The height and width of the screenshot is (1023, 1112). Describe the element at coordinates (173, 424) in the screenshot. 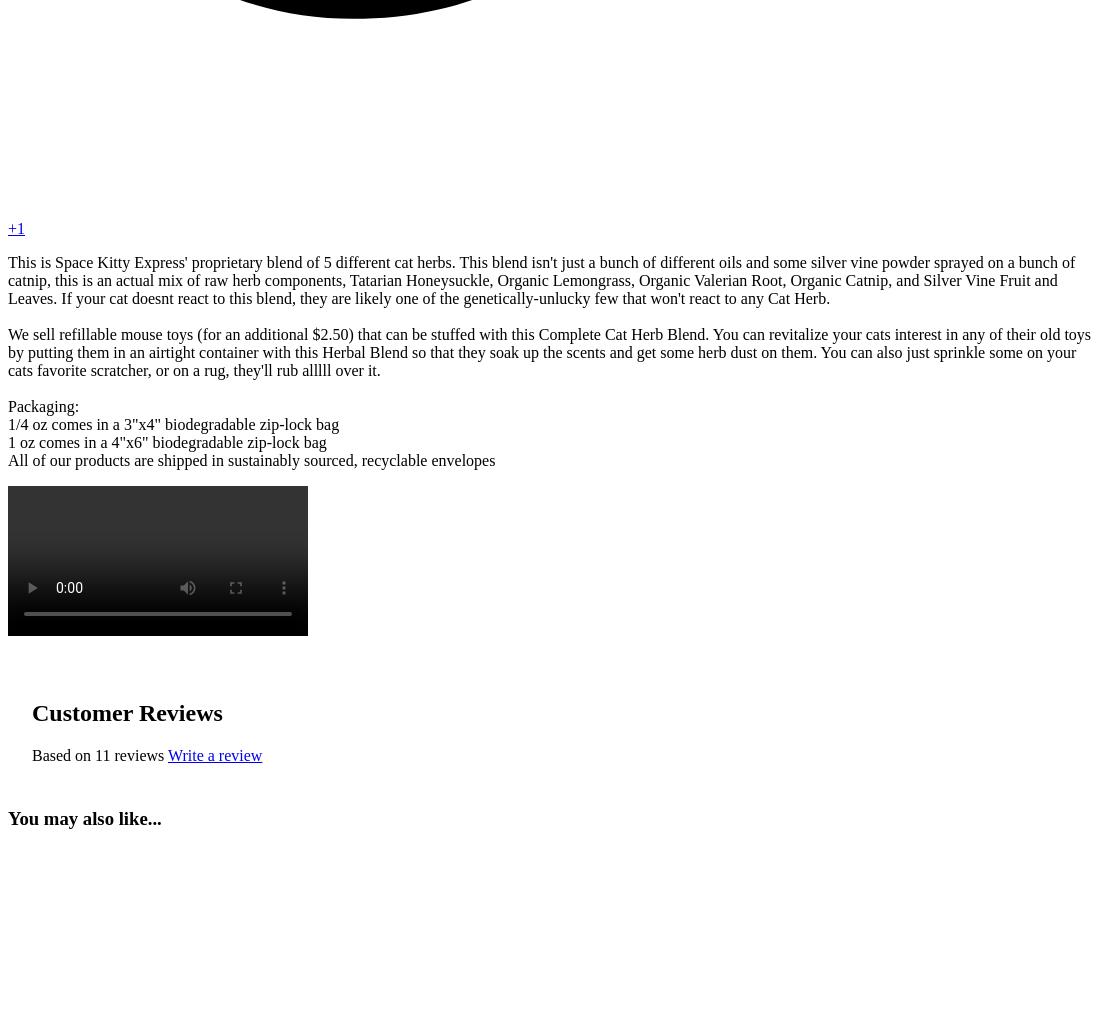

I see `'1/4 oz comes in a 3"x4" biodegradable zip-lock bag'` at that location.